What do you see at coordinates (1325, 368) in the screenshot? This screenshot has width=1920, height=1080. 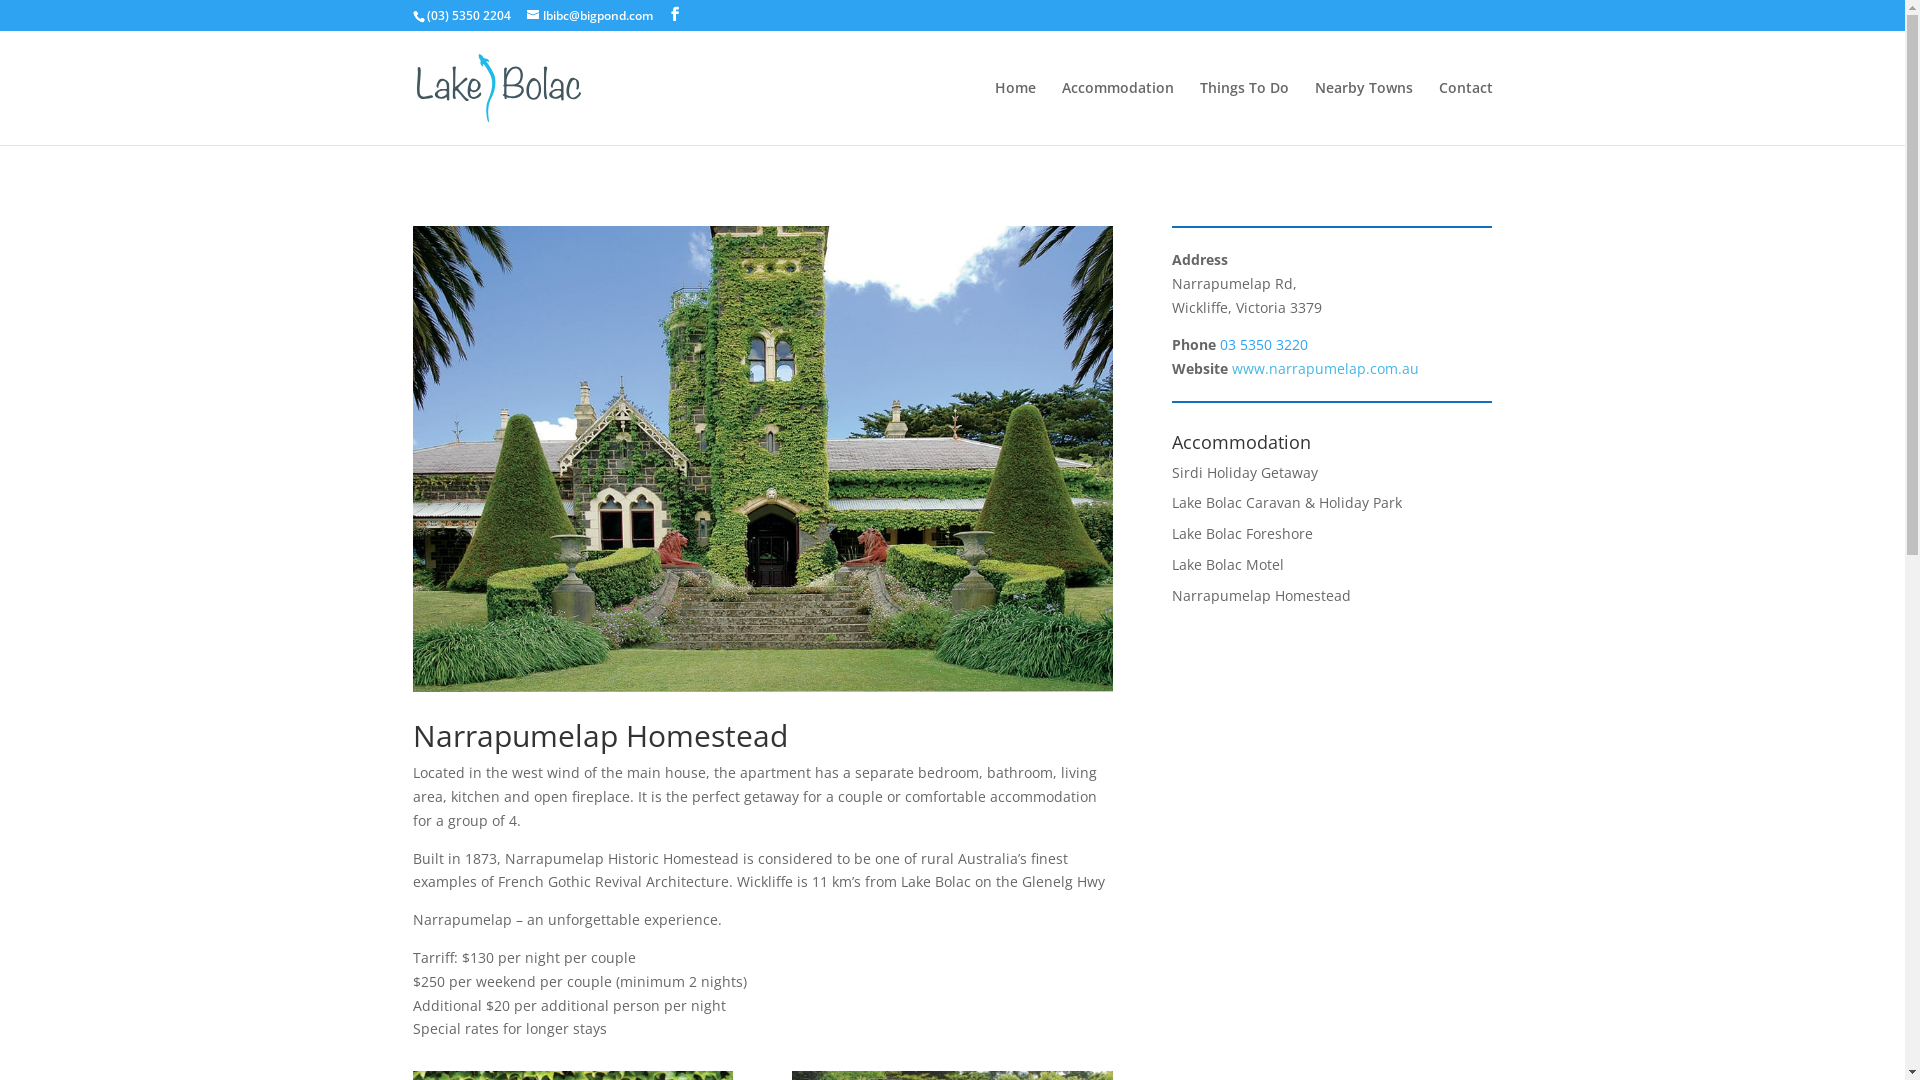 I see `'www.narrapumelap.com.au'` at bounding box center [1325, 368].